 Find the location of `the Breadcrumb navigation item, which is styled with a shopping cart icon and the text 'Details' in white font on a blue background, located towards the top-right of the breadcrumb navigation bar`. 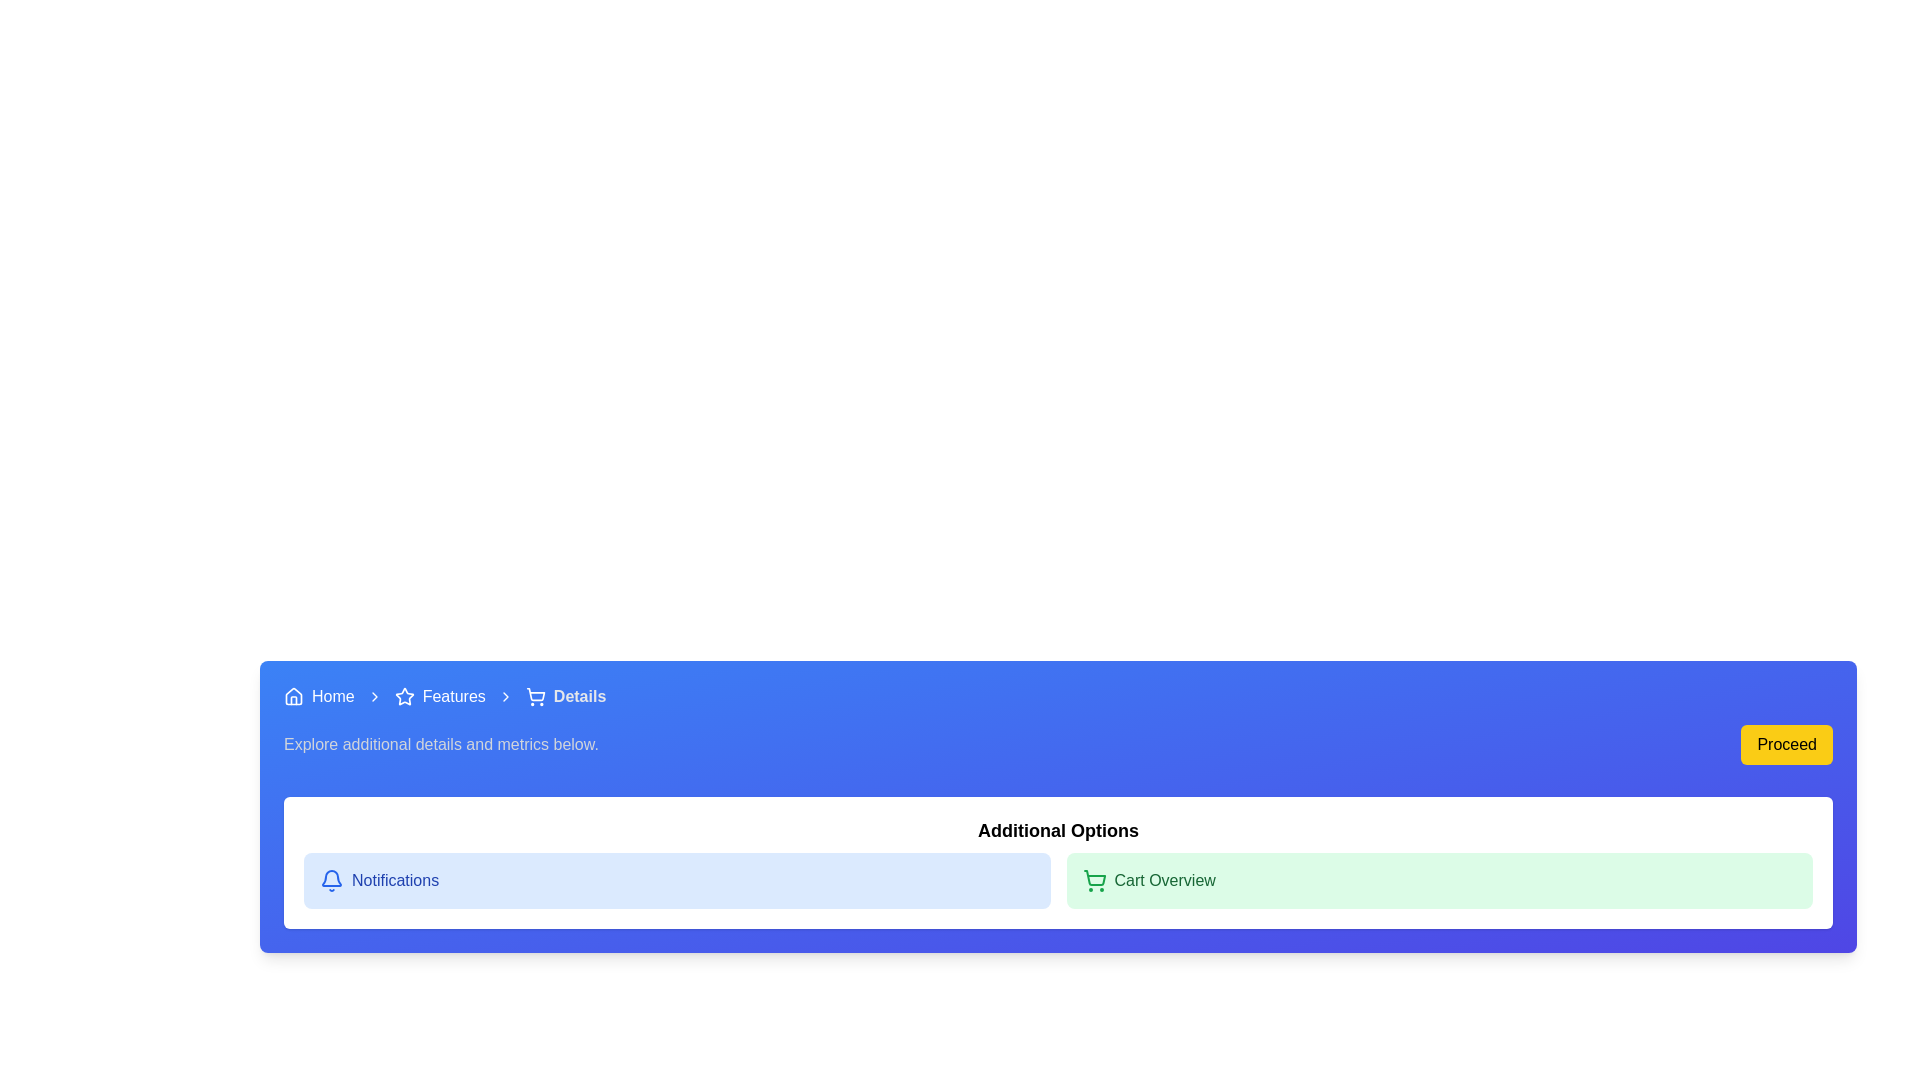

the Breadcrumb navigation item, which is styled with a shopping cart icon and the text 'Details' in white font on a blue background, located towards the top-right of the breadcrumb navigation bar is located at coordinates (565, 696).